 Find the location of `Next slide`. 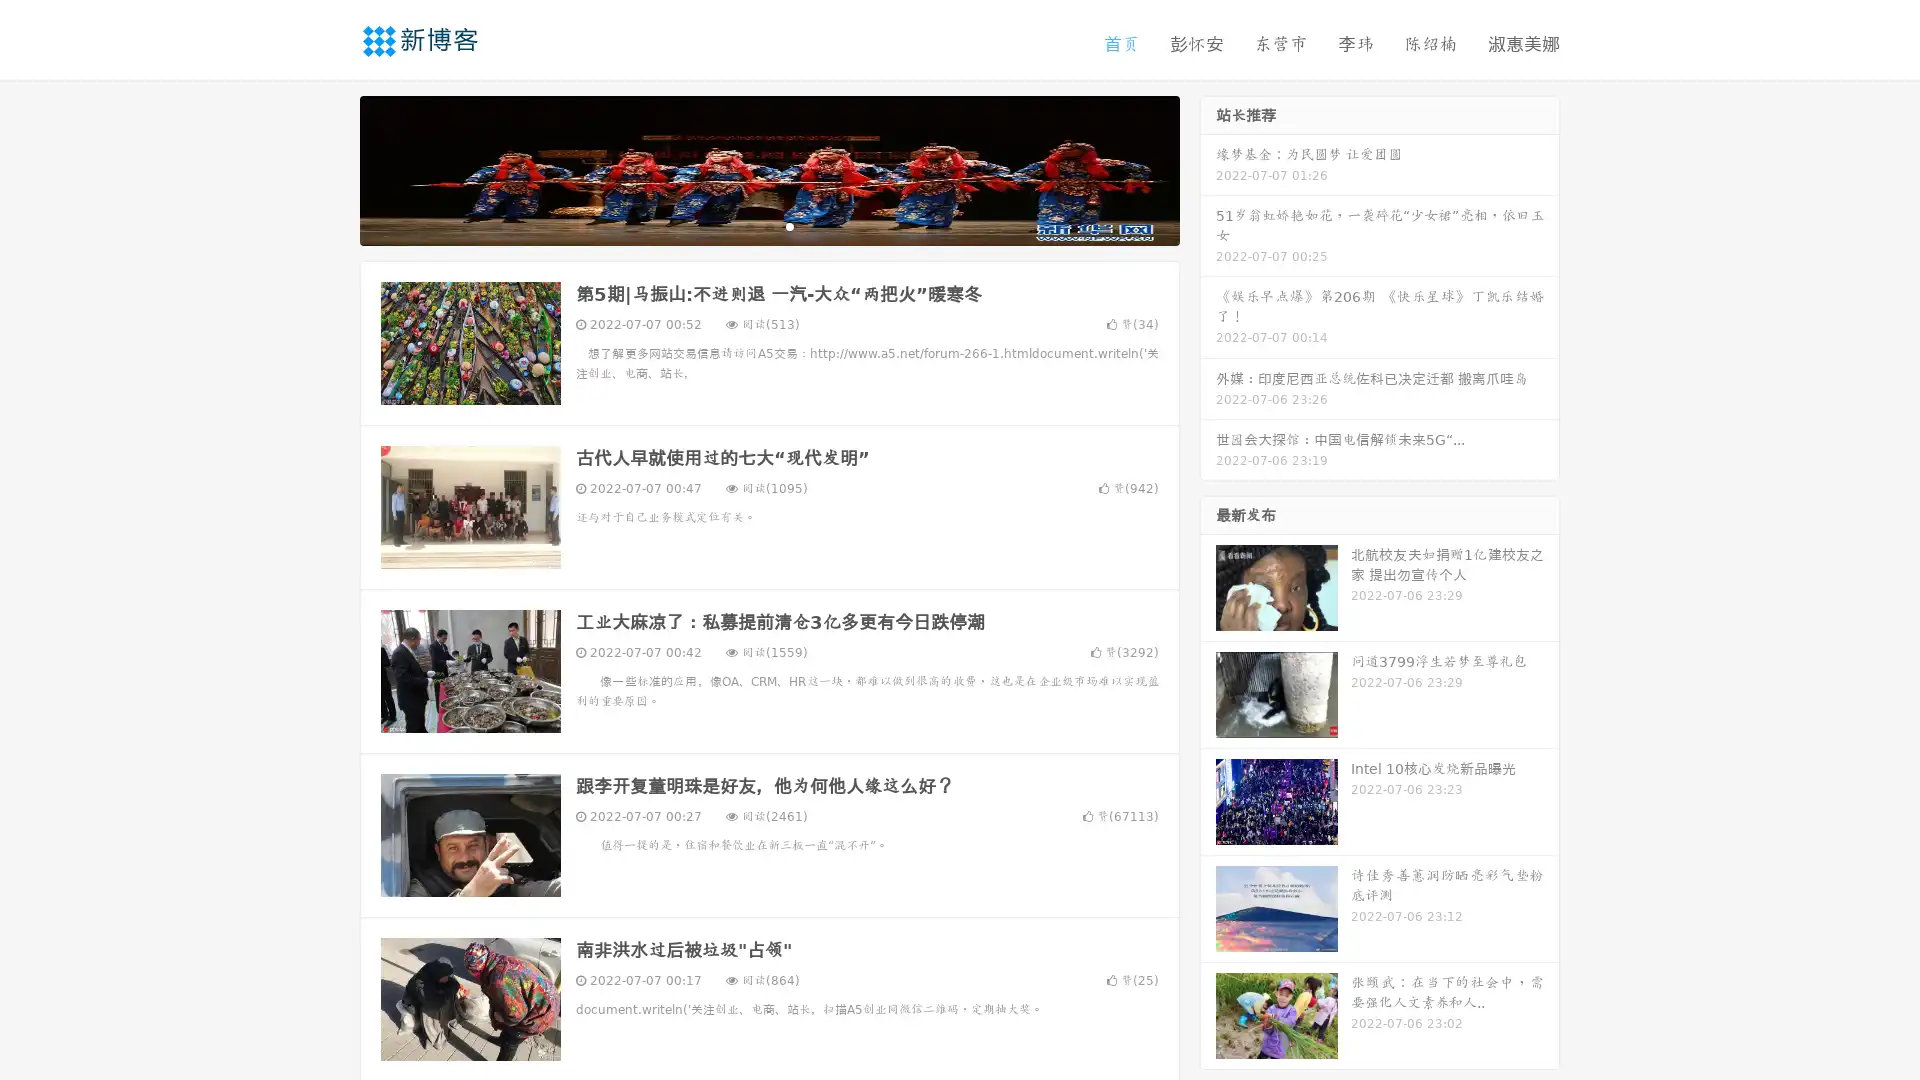

Next slide is located at coordinates (1208, 168).